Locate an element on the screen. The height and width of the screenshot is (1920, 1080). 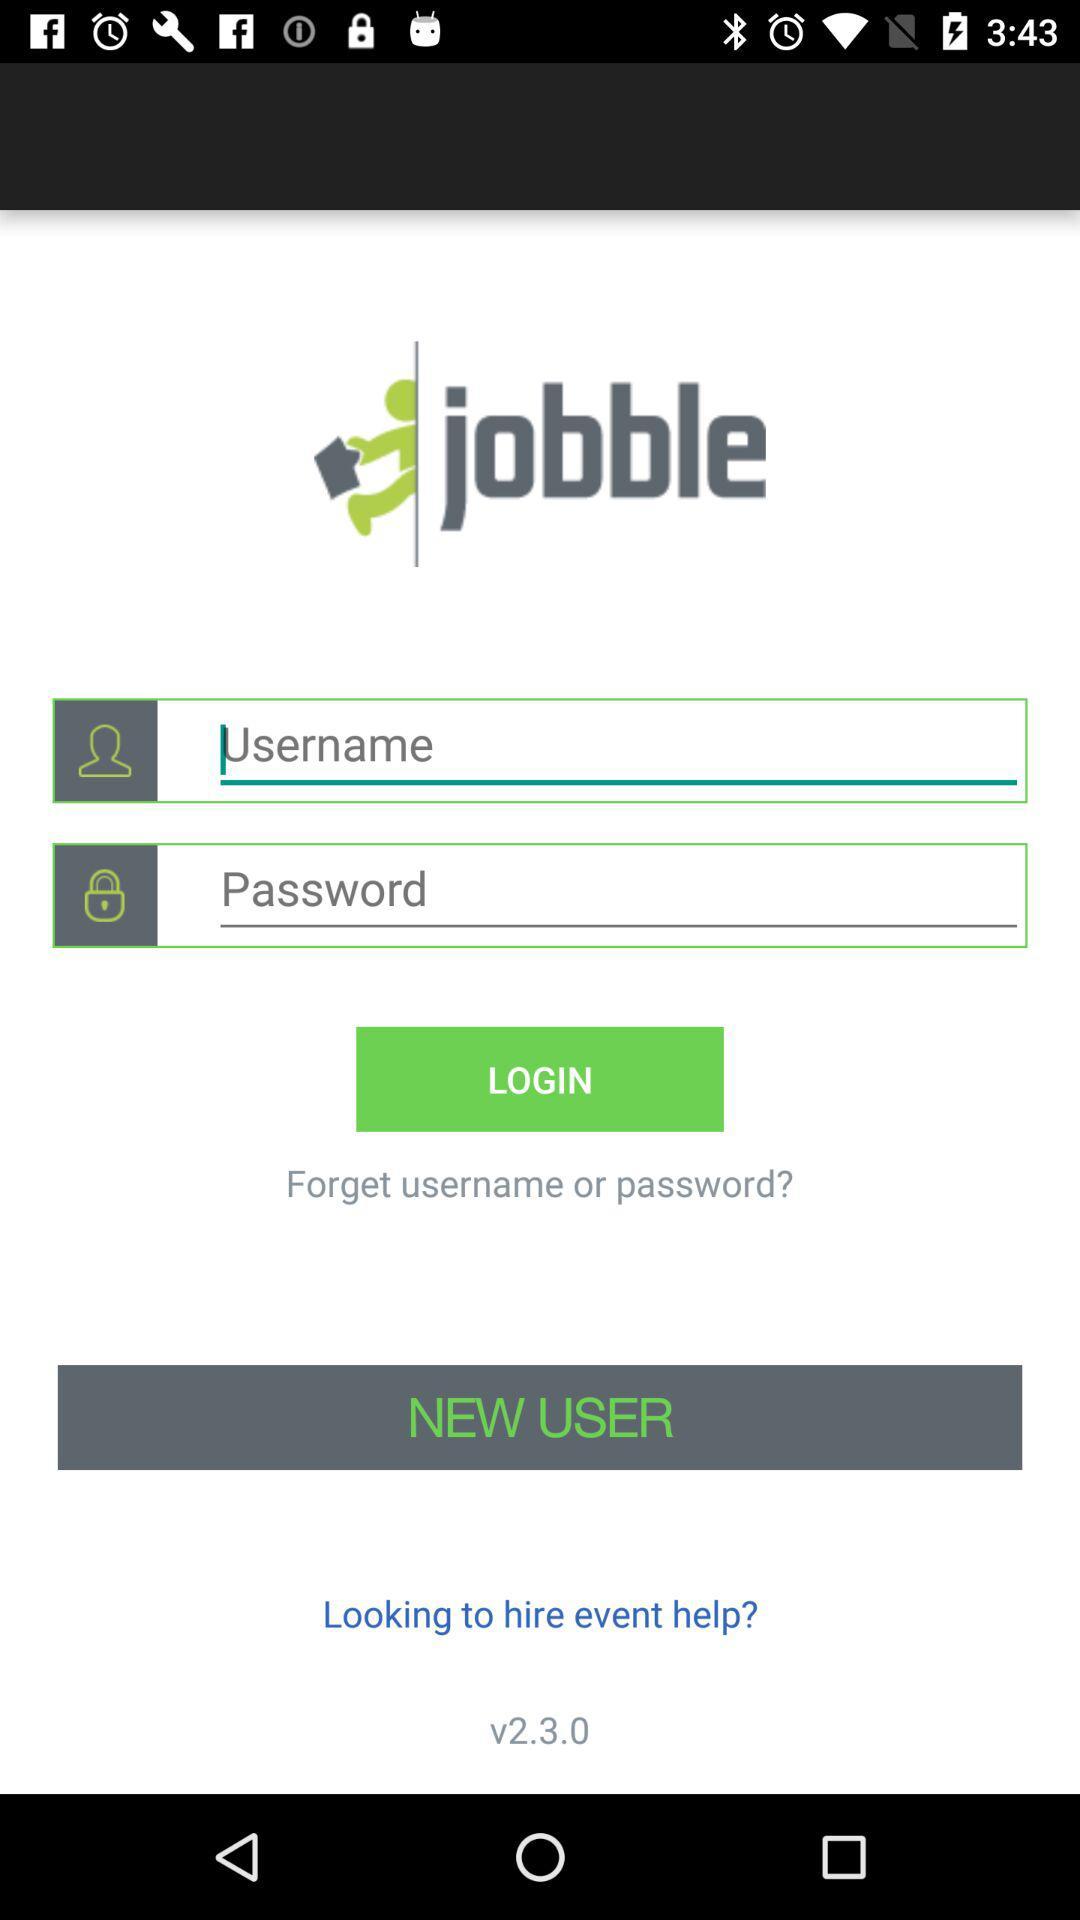
looking to hire icon is located at coordinates (540, 1613).